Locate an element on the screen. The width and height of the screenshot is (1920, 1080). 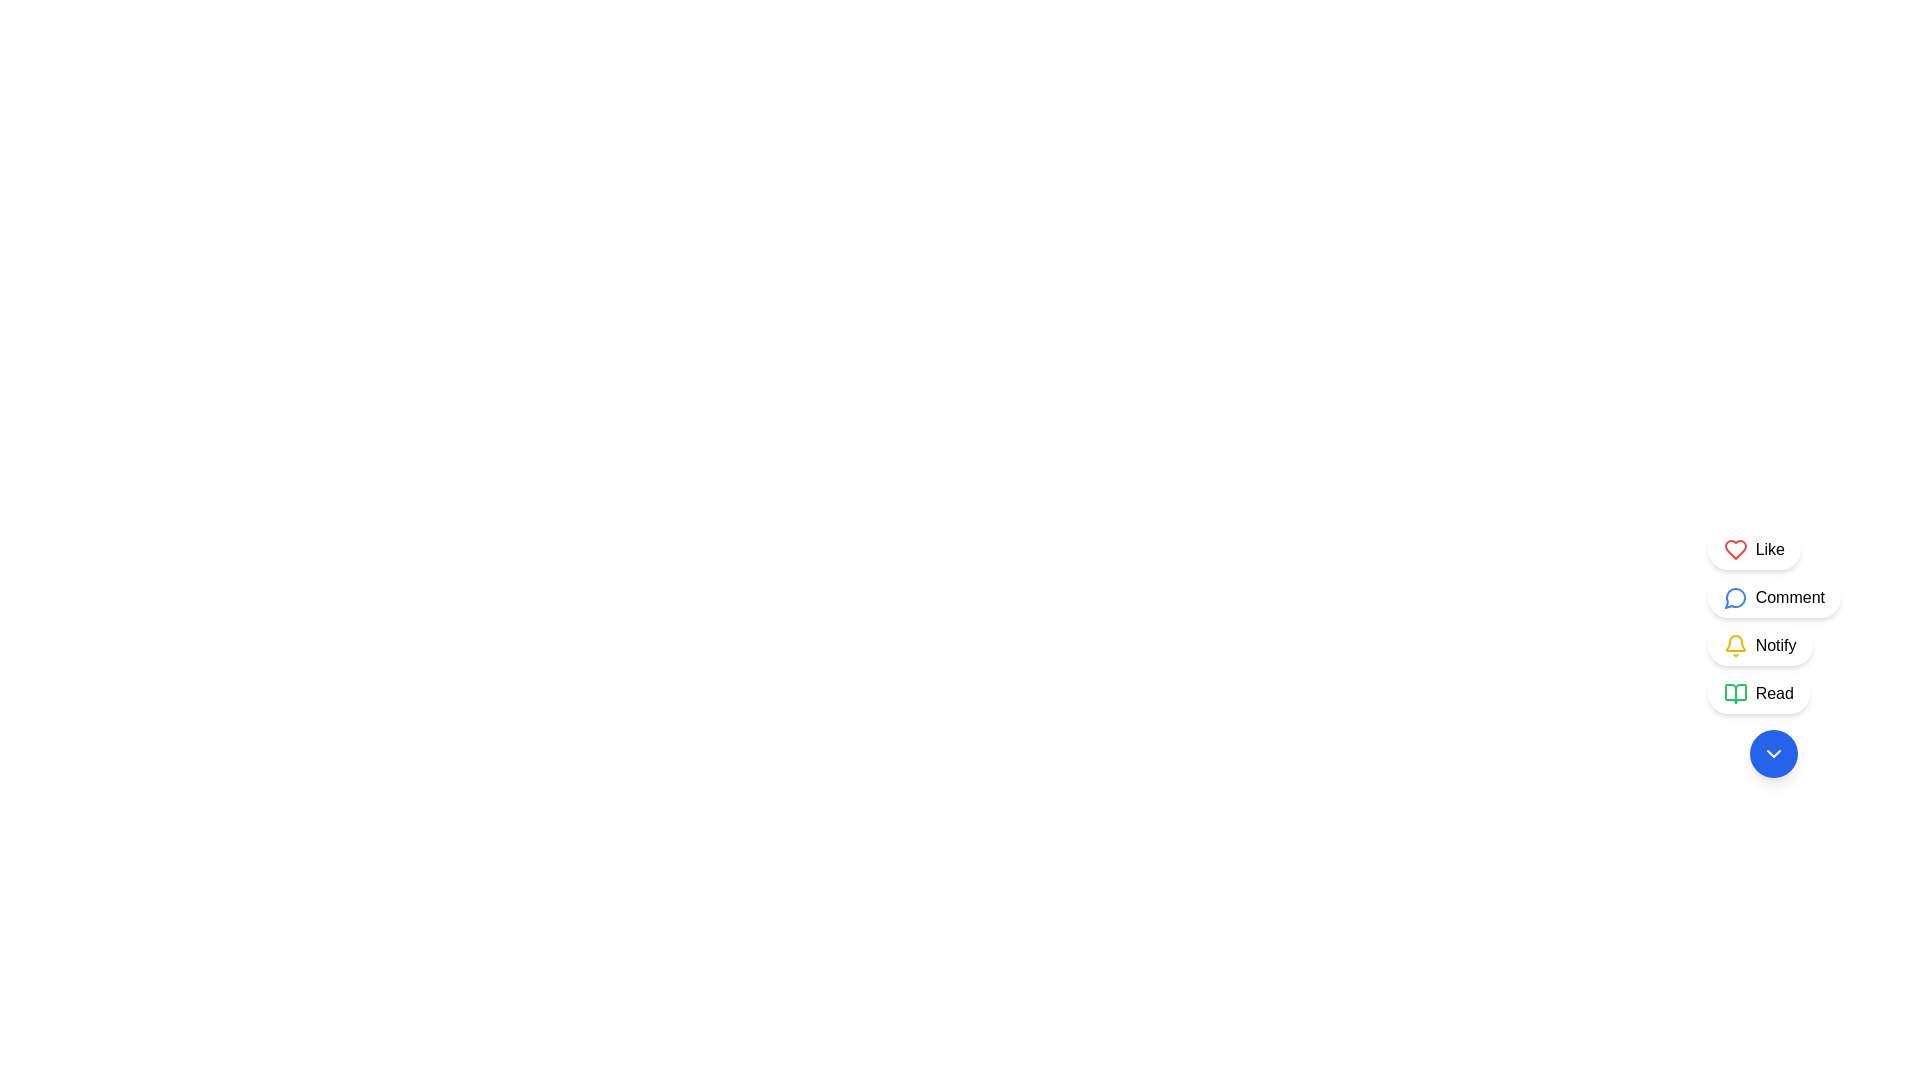
the 'Notify' button, which is a rounded white button with a yellow bell icon and shadow effect, located as the third button from the top in a group of four similar buttons is located at coordinates (1760, 645).